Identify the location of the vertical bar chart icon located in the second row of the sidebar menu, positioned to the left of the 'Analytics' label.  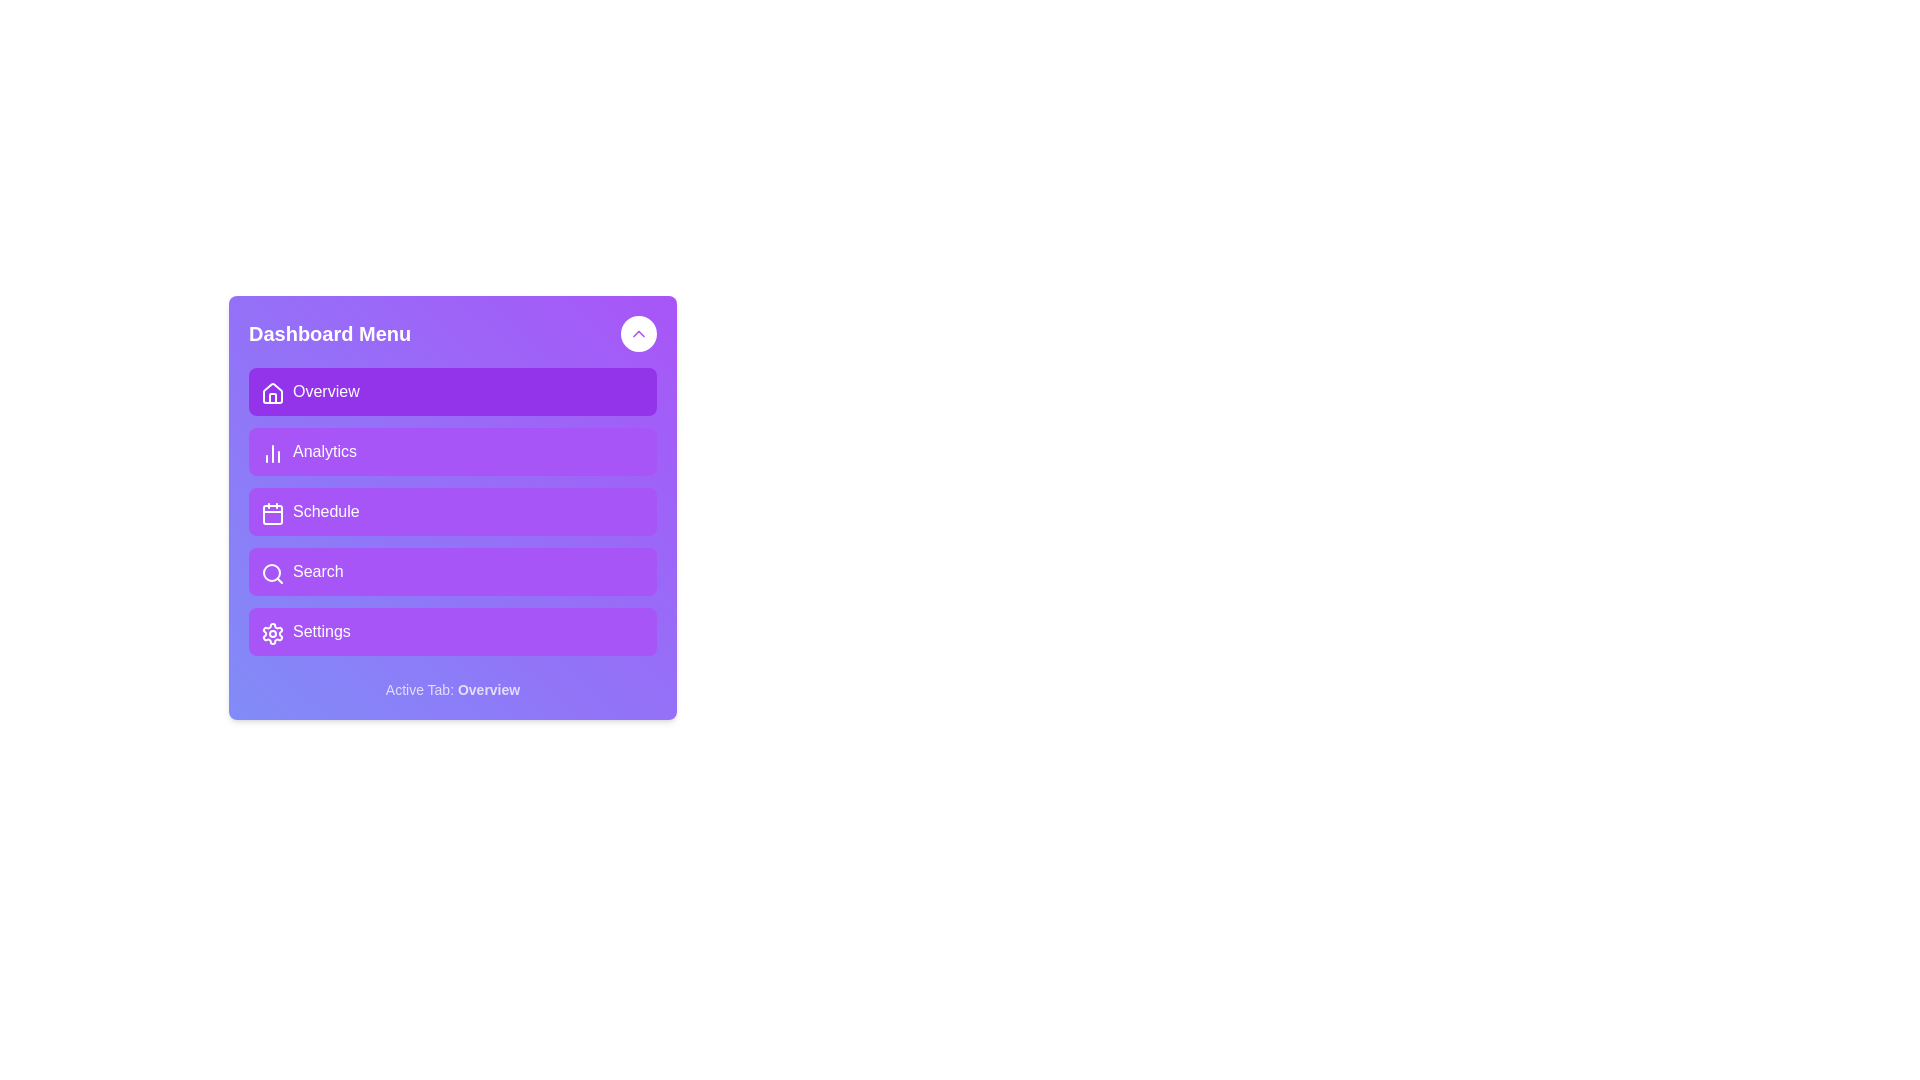
(272, 454).